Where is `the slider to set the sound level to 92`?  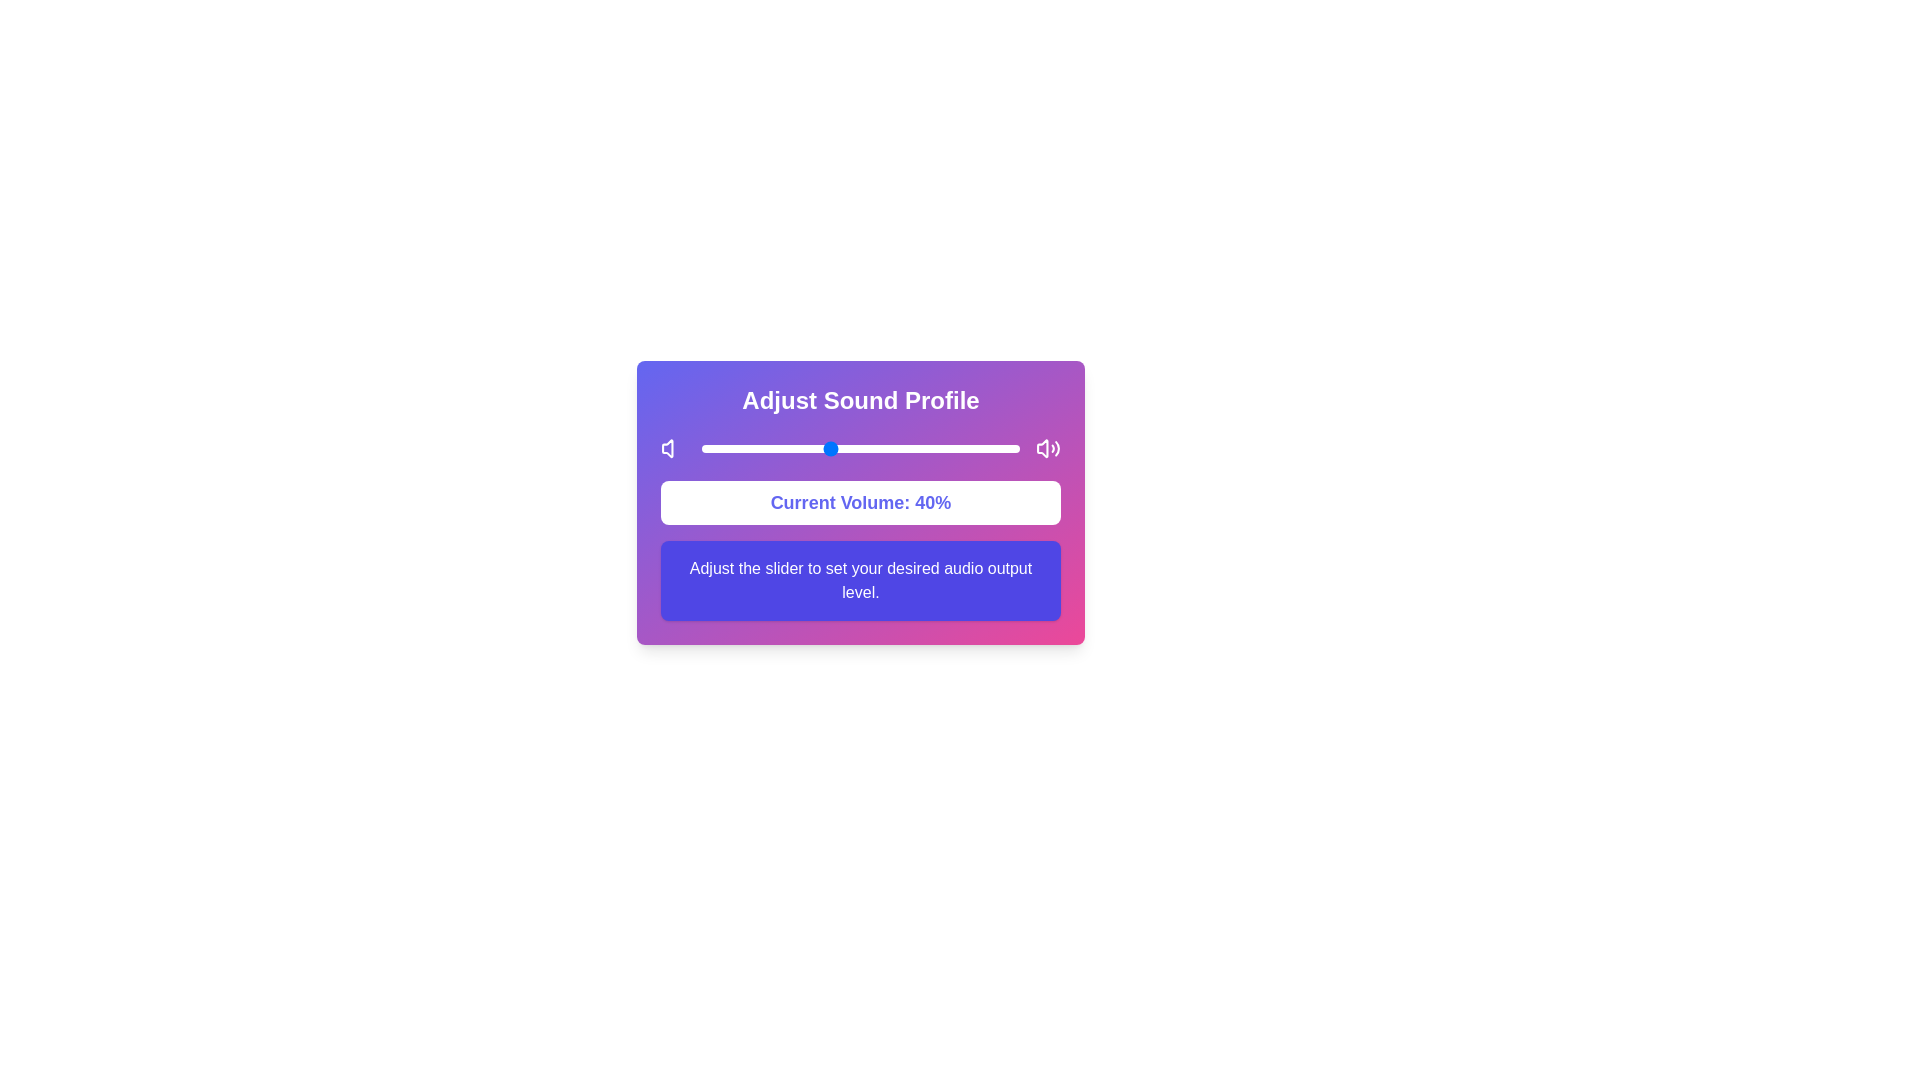 the slider to set the sound level to 92 is located at coordinates (994, 447).